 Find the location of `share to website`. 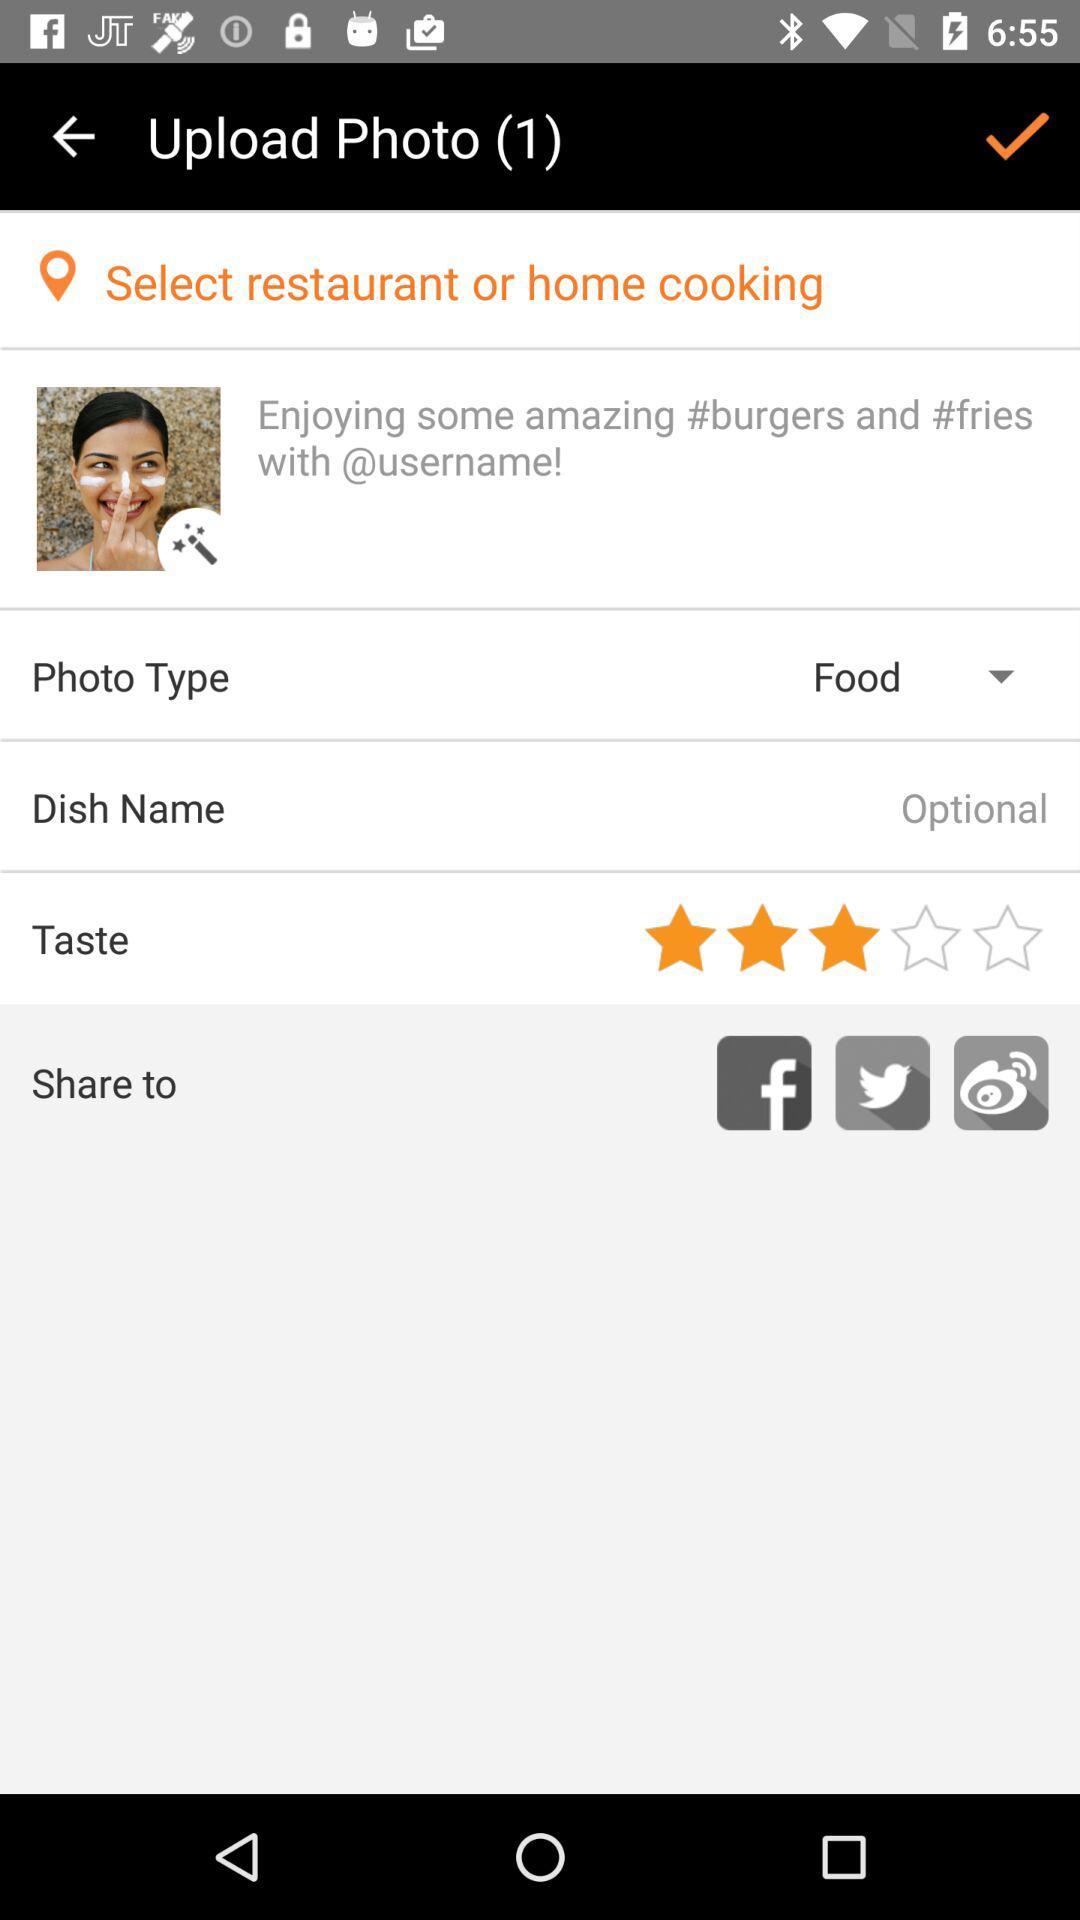

share to website is located at coordinates (1001, 1082).